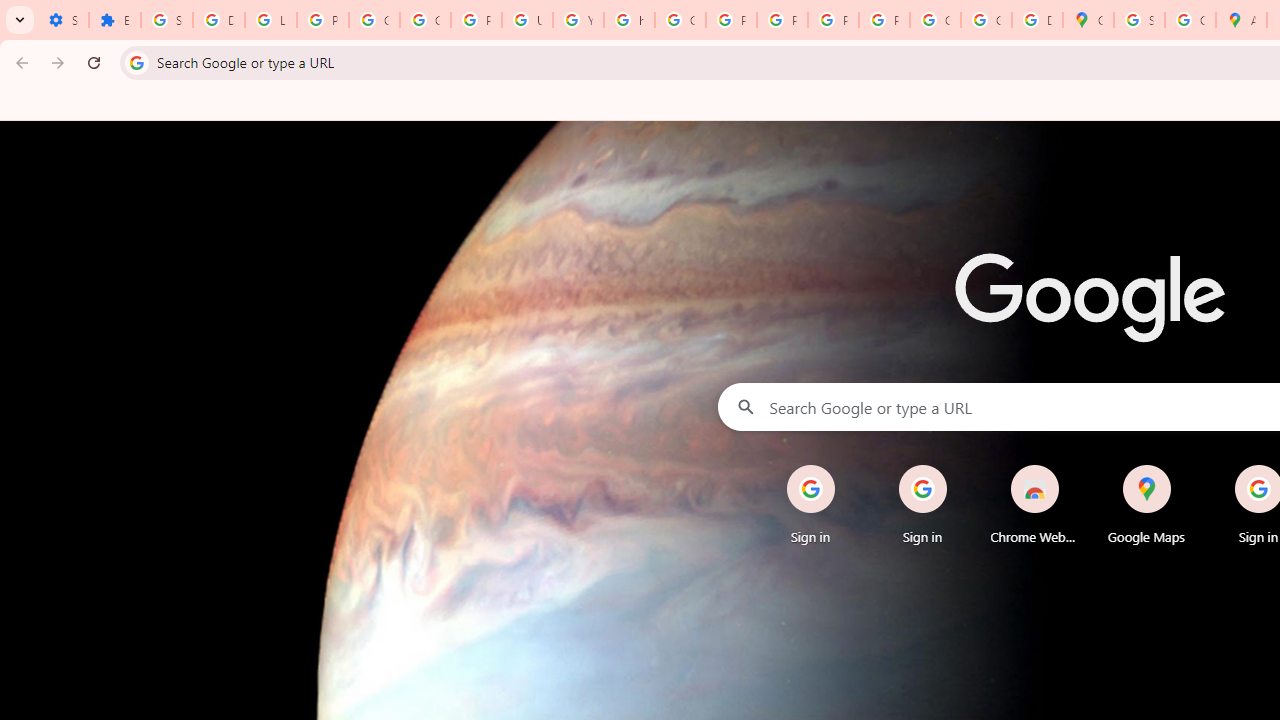  Describe the element at coordinates (218, 20) in the screenshot. I see `'Delete photos & videos - Computer - Google Photos Help'` at that location.